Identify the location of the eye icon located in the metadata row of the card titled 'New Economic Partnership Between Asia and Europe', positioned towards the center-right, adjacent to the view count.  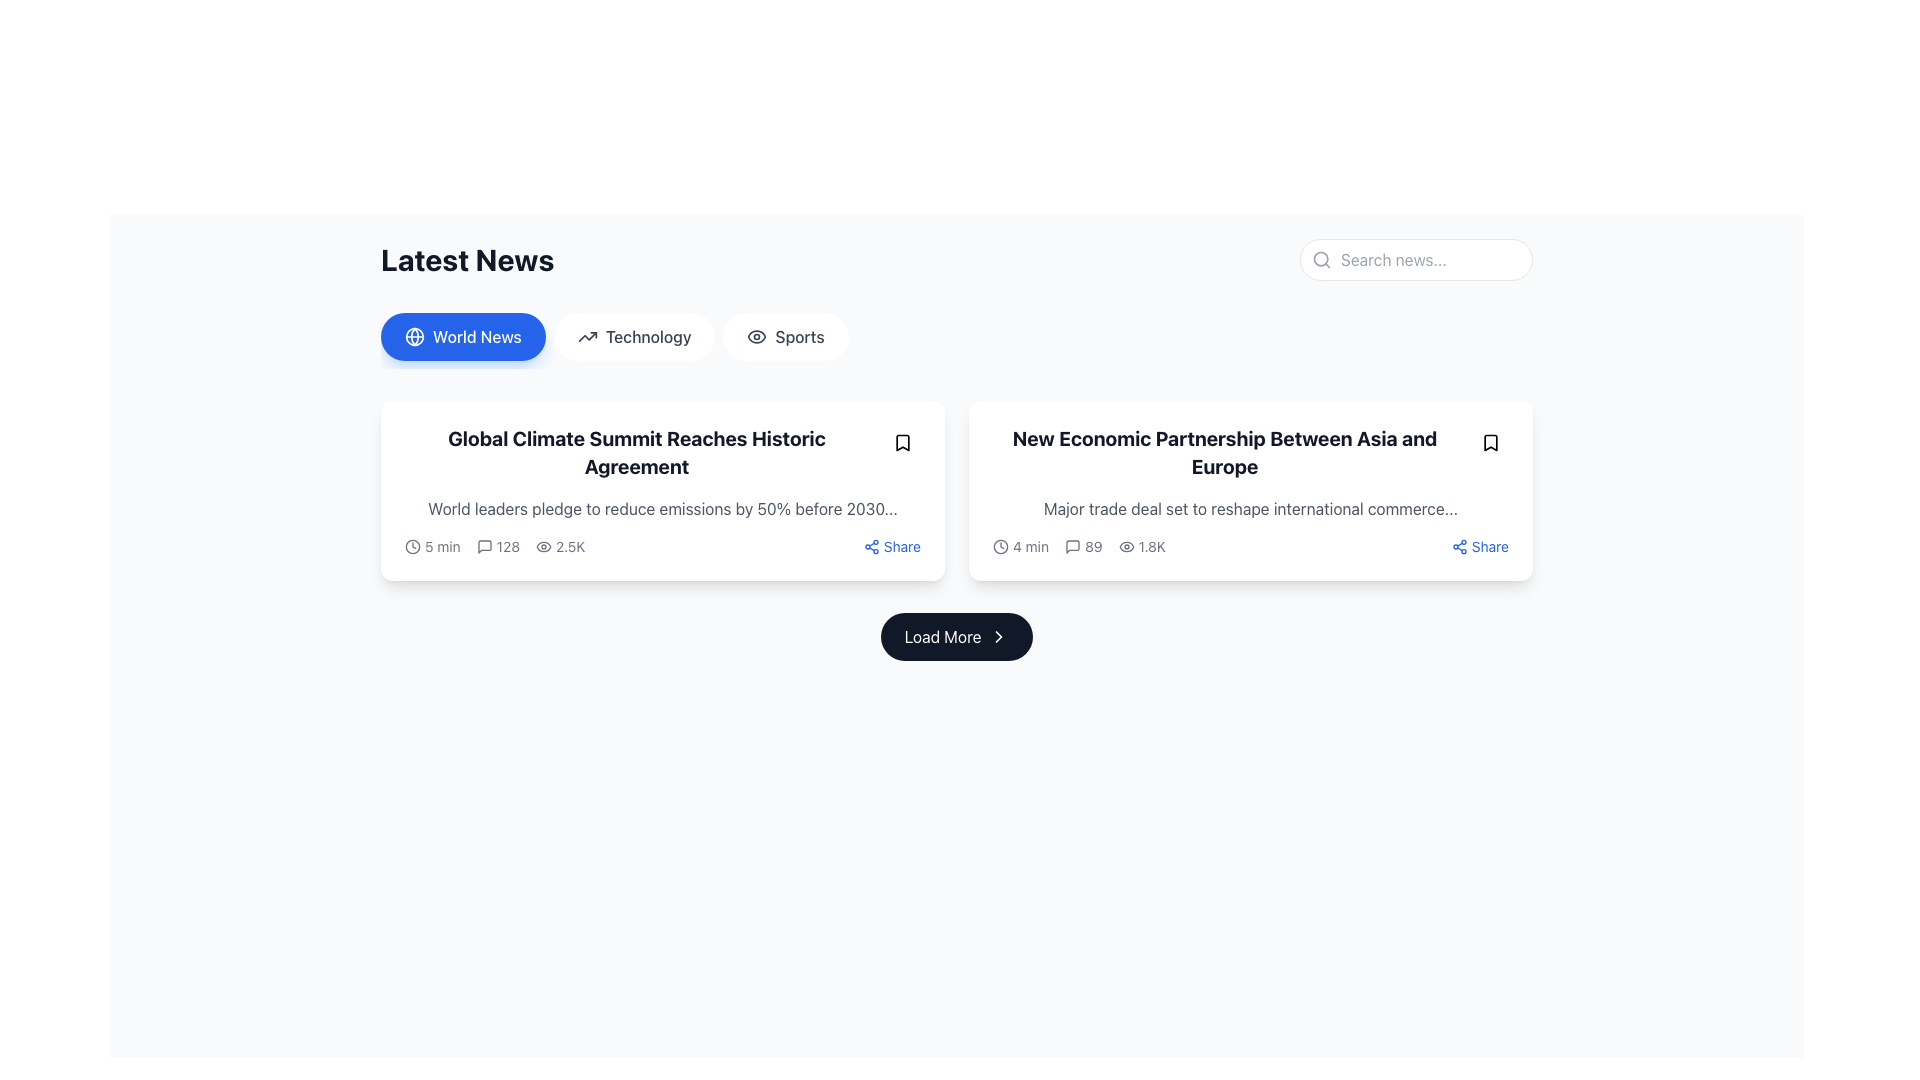
(1126, 547).